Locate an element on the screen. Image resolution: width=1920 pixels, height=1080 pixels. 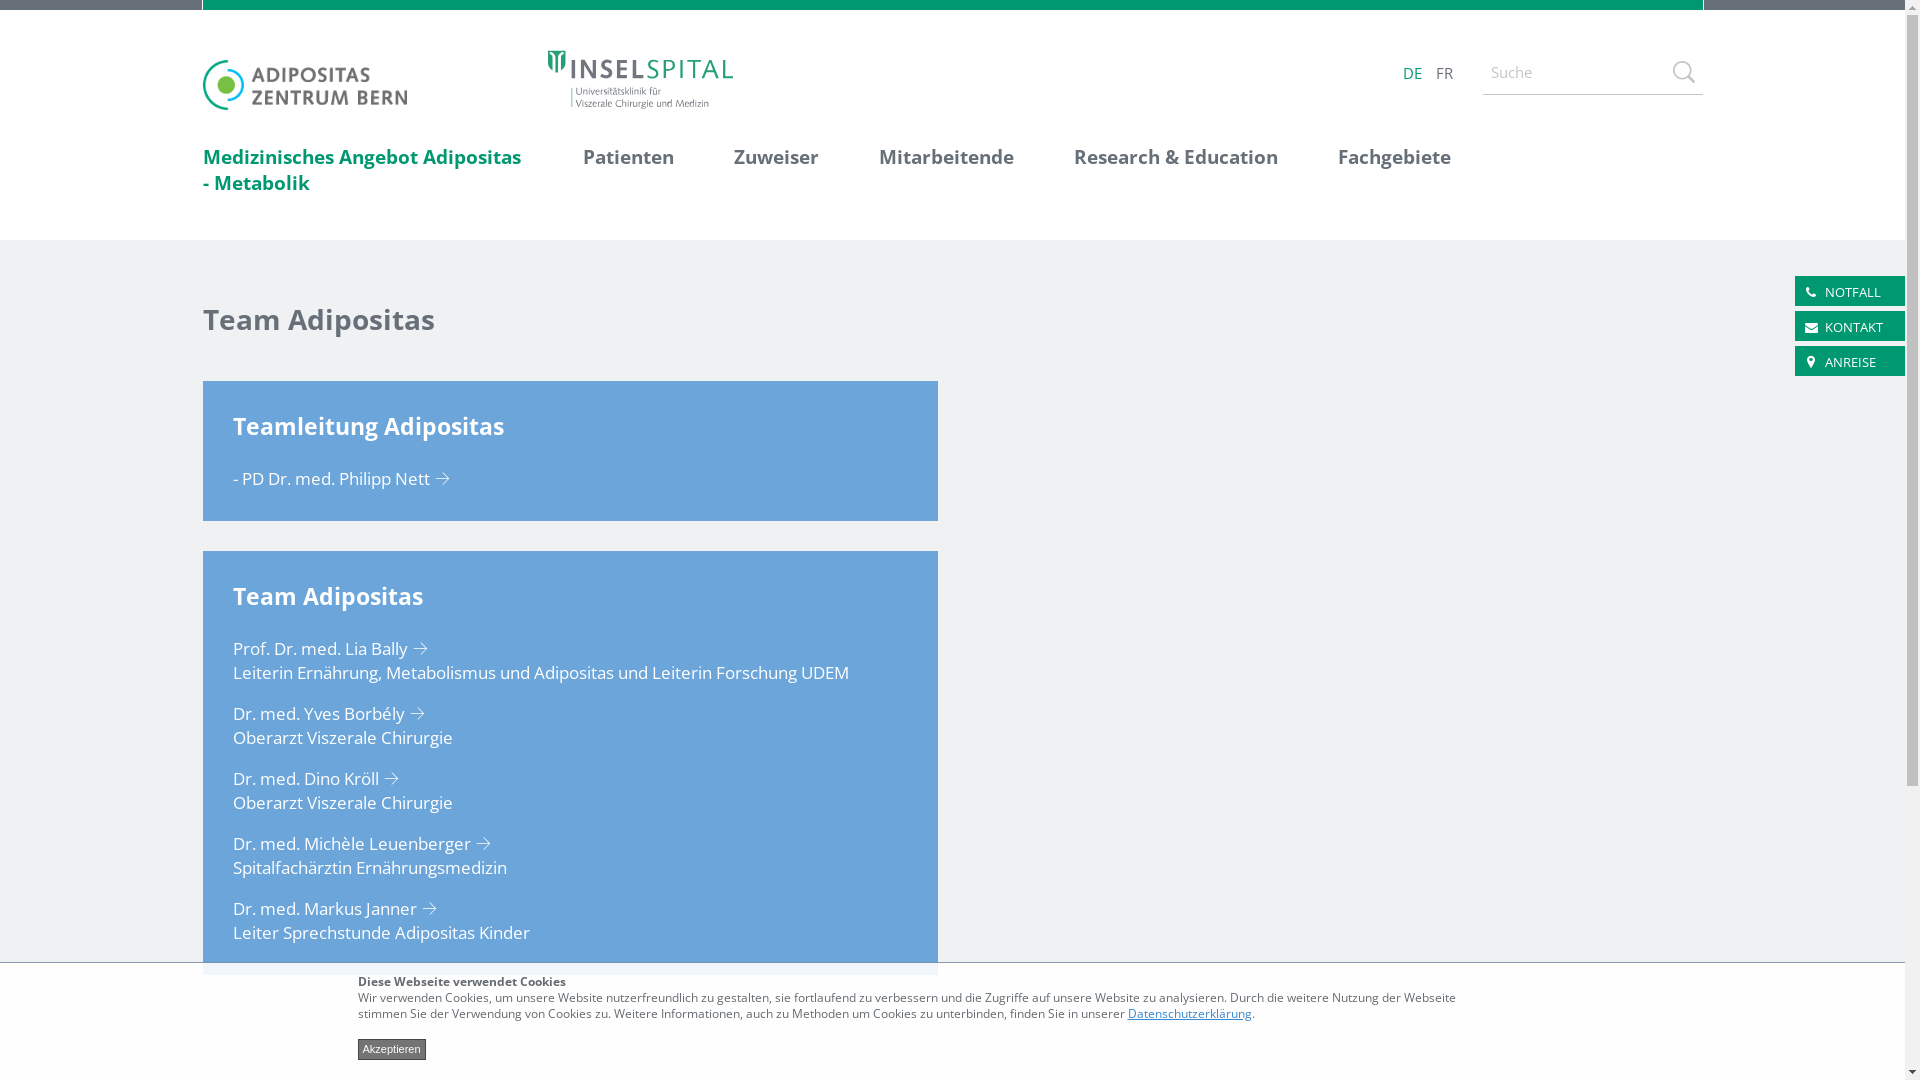
'- PD Dr. med. Philipp Nett' is located at coordinates (346, 478).